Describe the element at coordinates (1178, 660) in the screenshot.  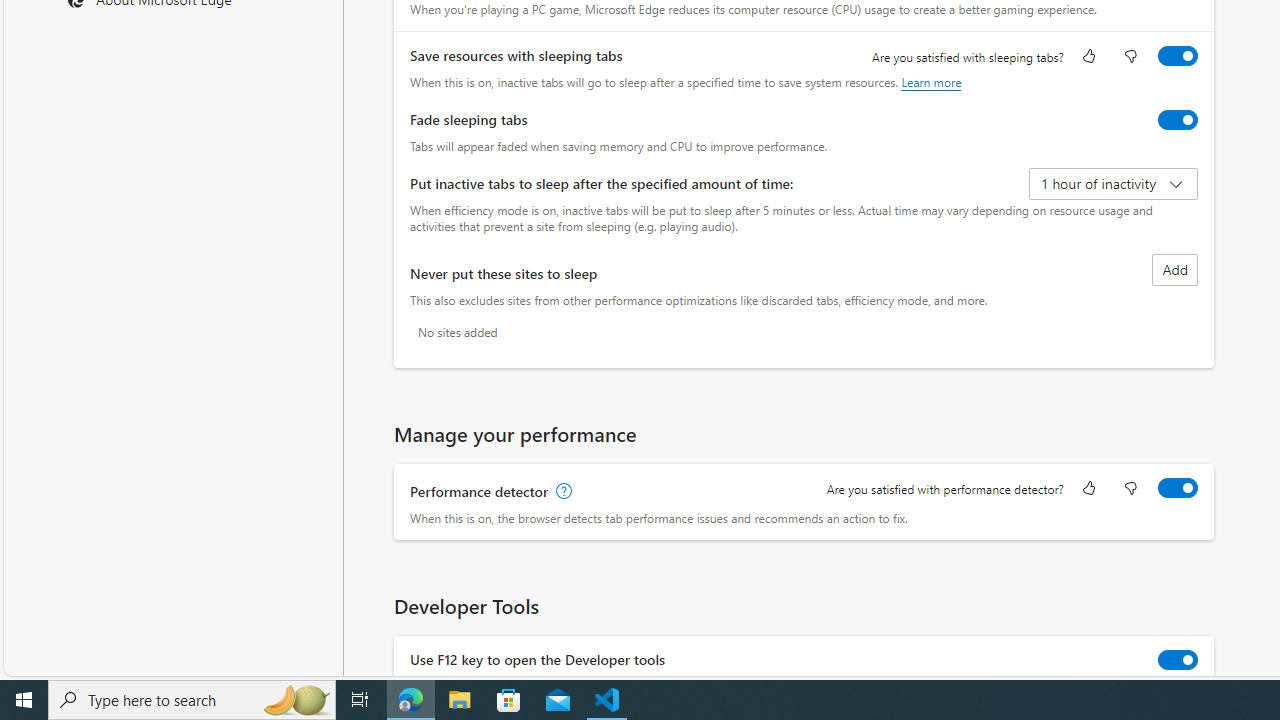
I see `'Use F12 key to open the Developer tools'` at that location.